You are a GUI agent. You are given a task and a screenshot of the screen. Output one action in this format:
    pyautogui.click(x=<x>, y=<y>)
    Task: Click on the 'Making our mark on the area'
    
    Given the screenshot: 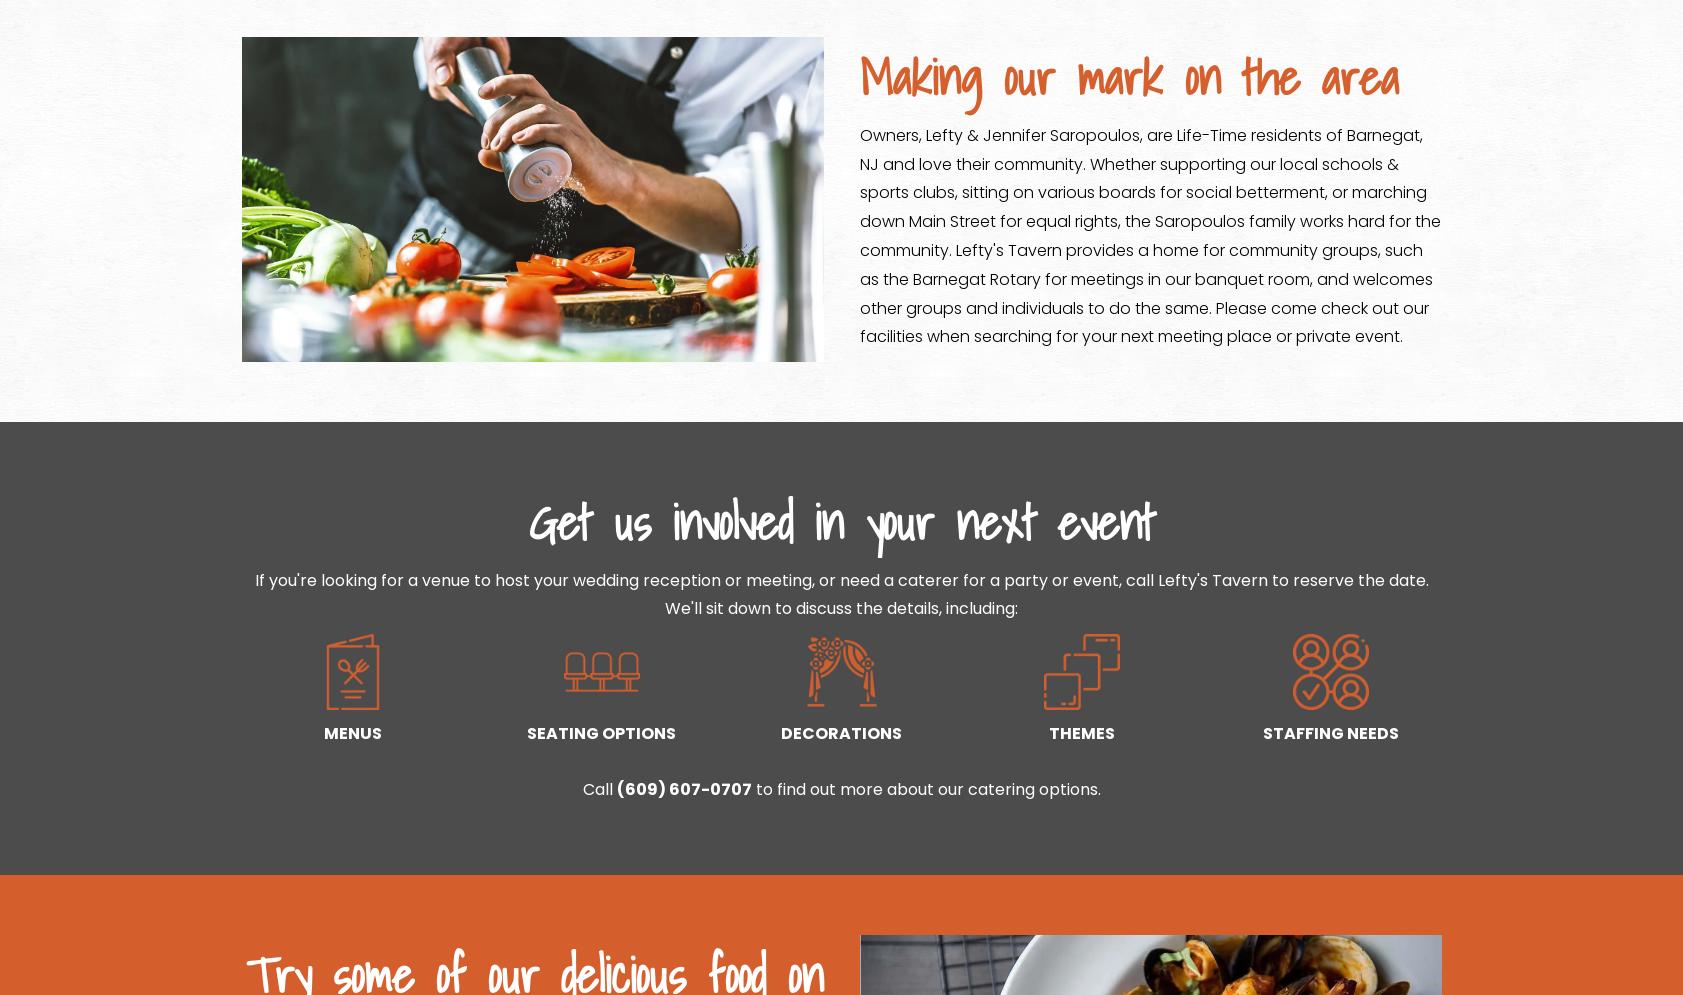 What is the action you would take?
    pyautogui.click(x=1127, y=77)
    